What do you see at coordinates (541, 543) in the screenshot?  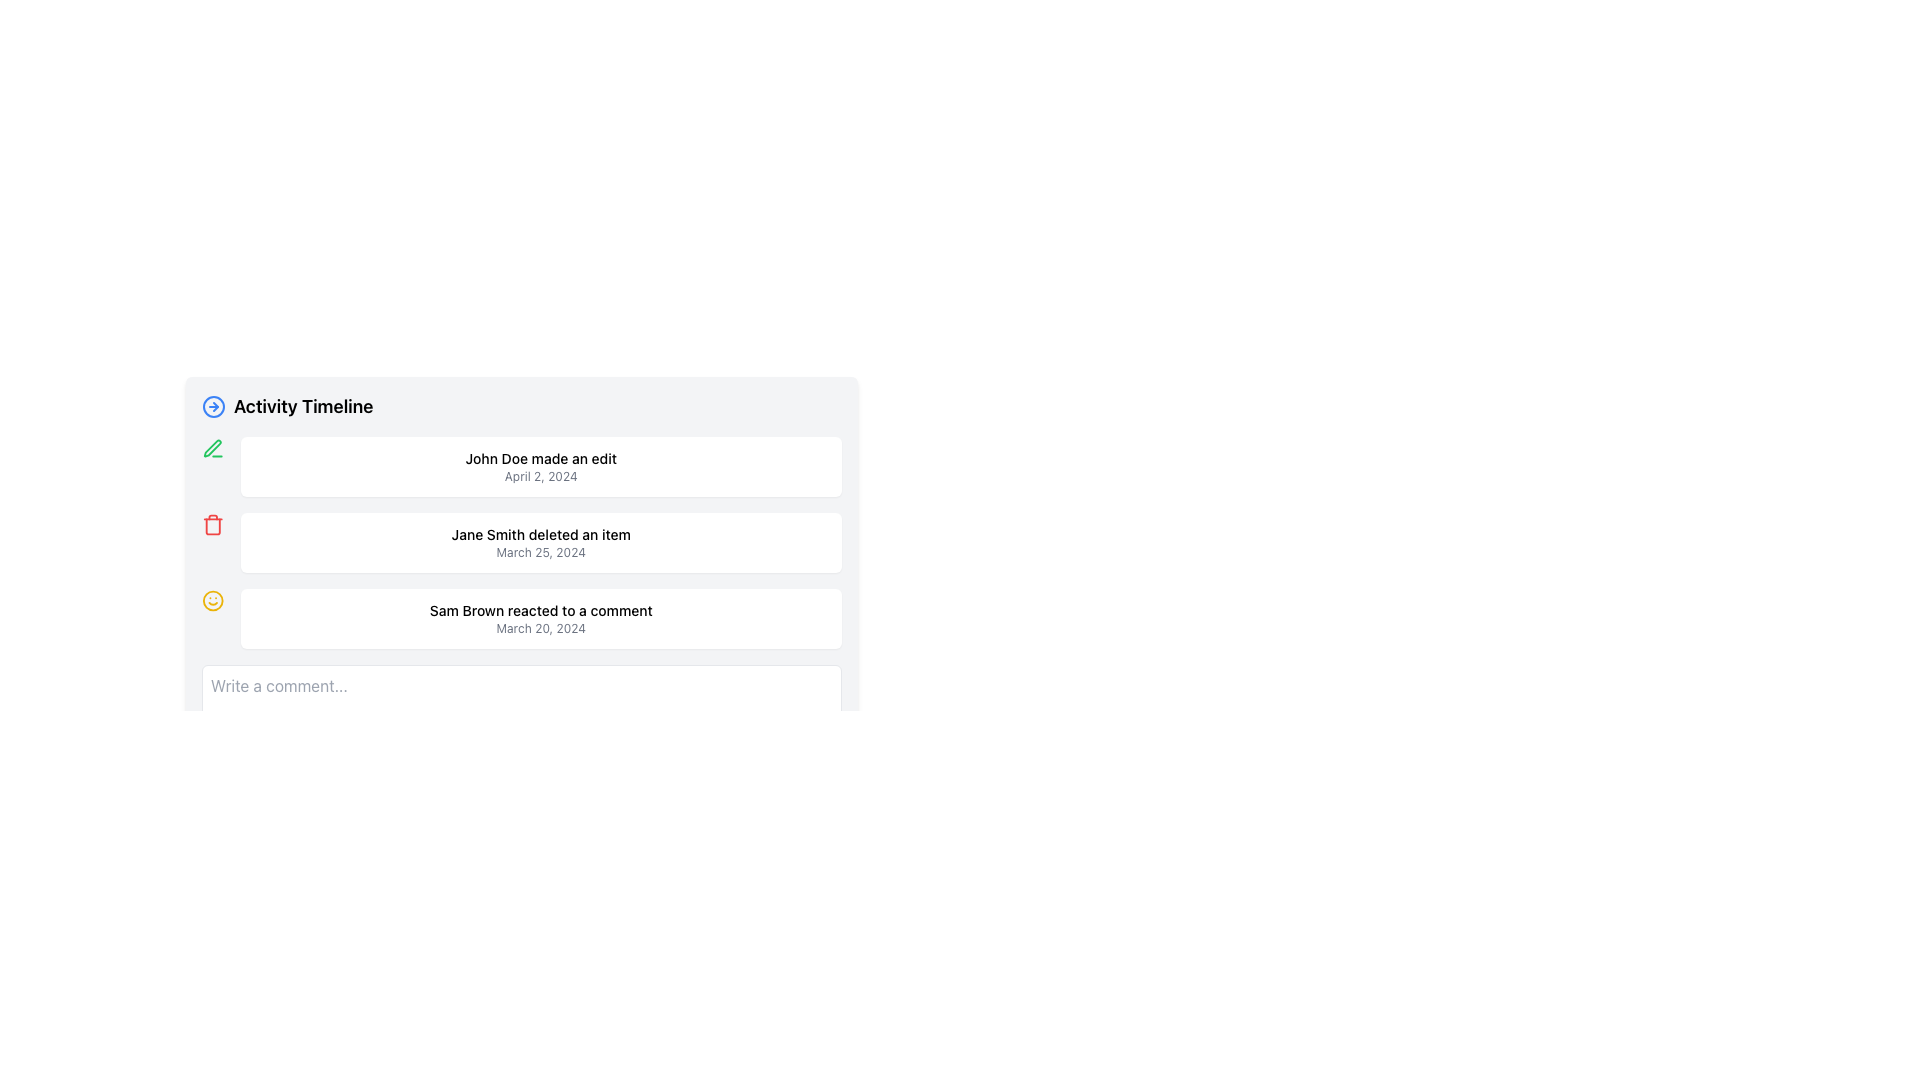 I see `the notification entry that states 'Jane Smith deleted an item' and the date 'March 25, 2024', which is styled with a white background and rounded corners, located in the vertical timeline of notifications` at bounding box center [541, 543].